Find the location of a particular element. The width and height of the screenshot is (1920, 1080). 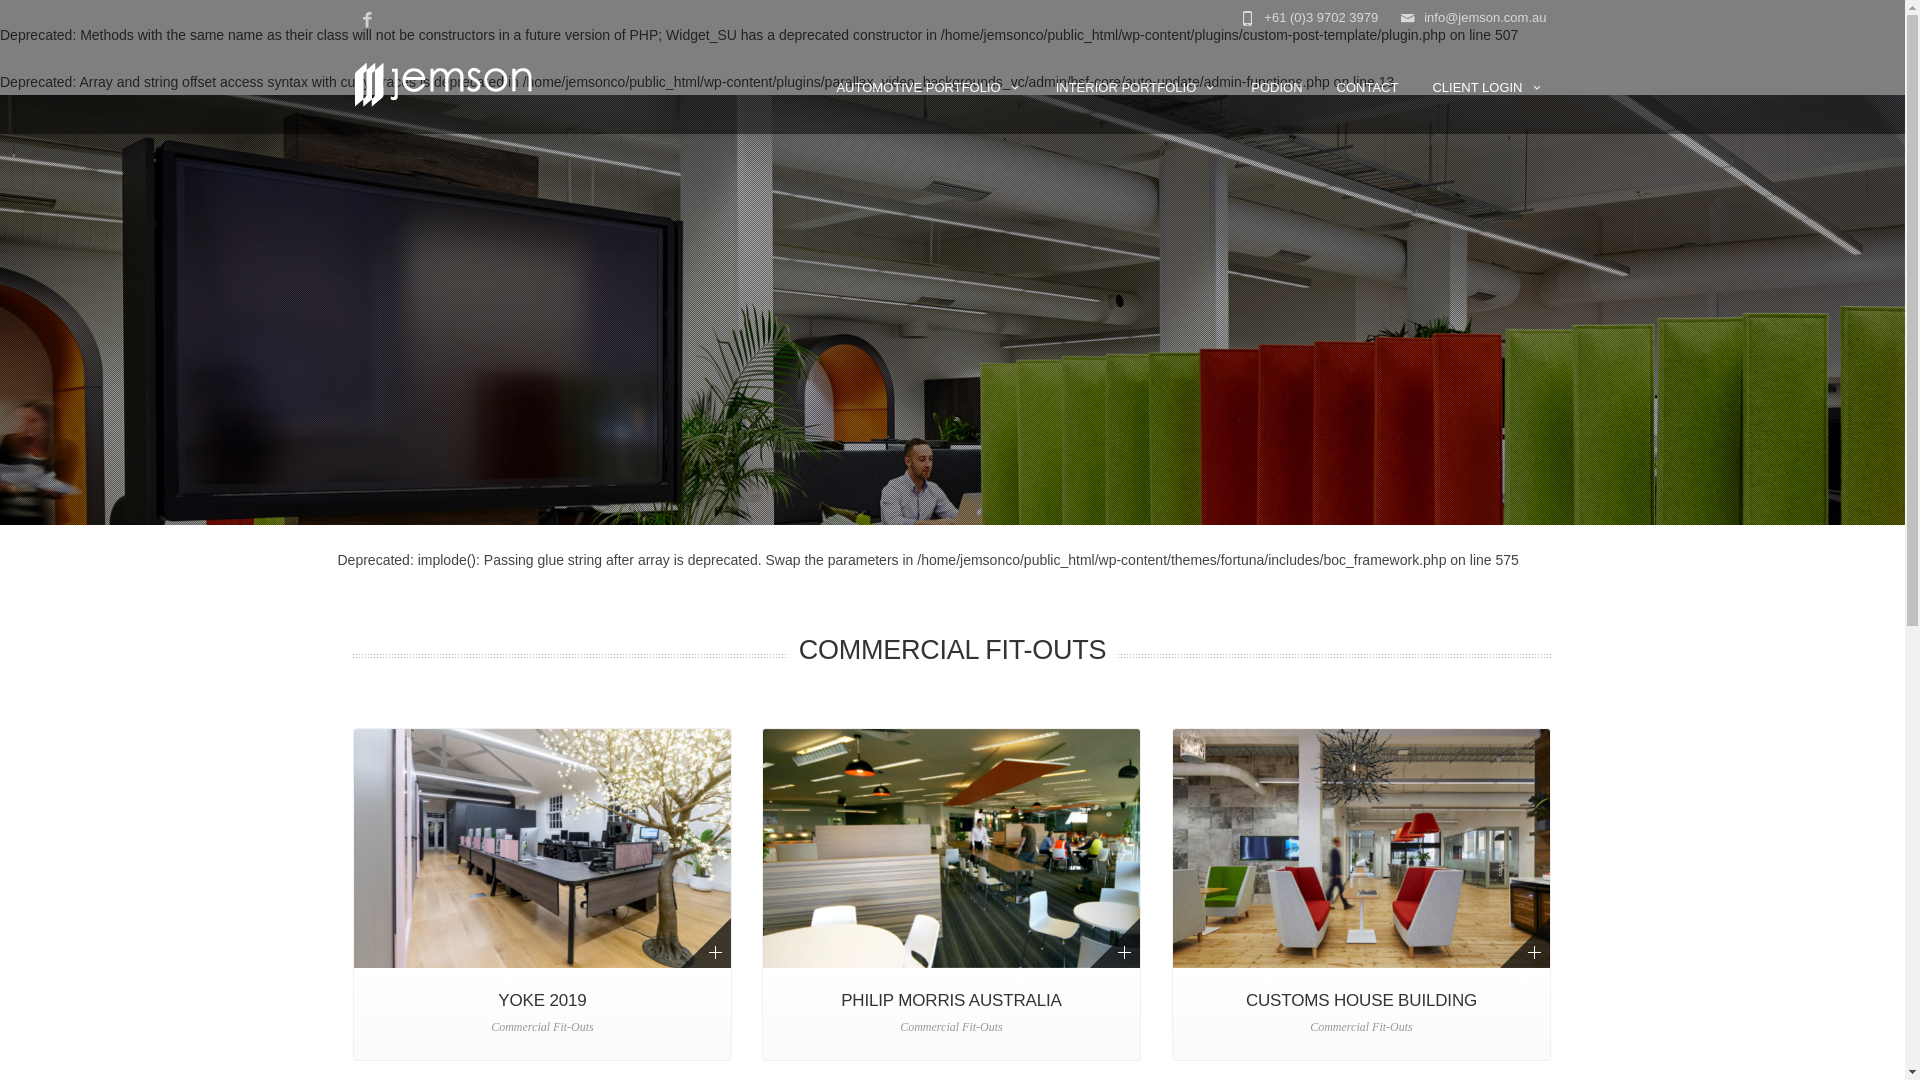

'YOKE 2019 is located at coordinates (542, 893).